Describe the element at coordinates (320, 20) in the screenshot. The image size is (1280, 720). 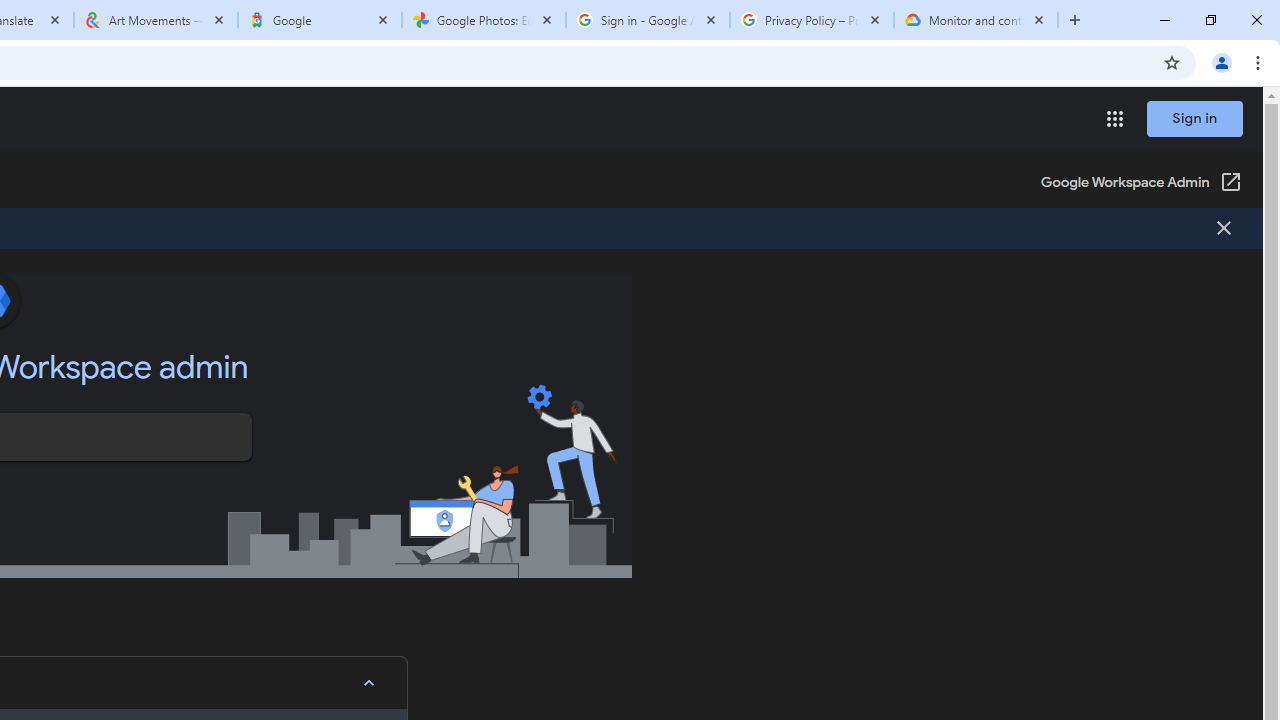
I see `'Google'` at that location.